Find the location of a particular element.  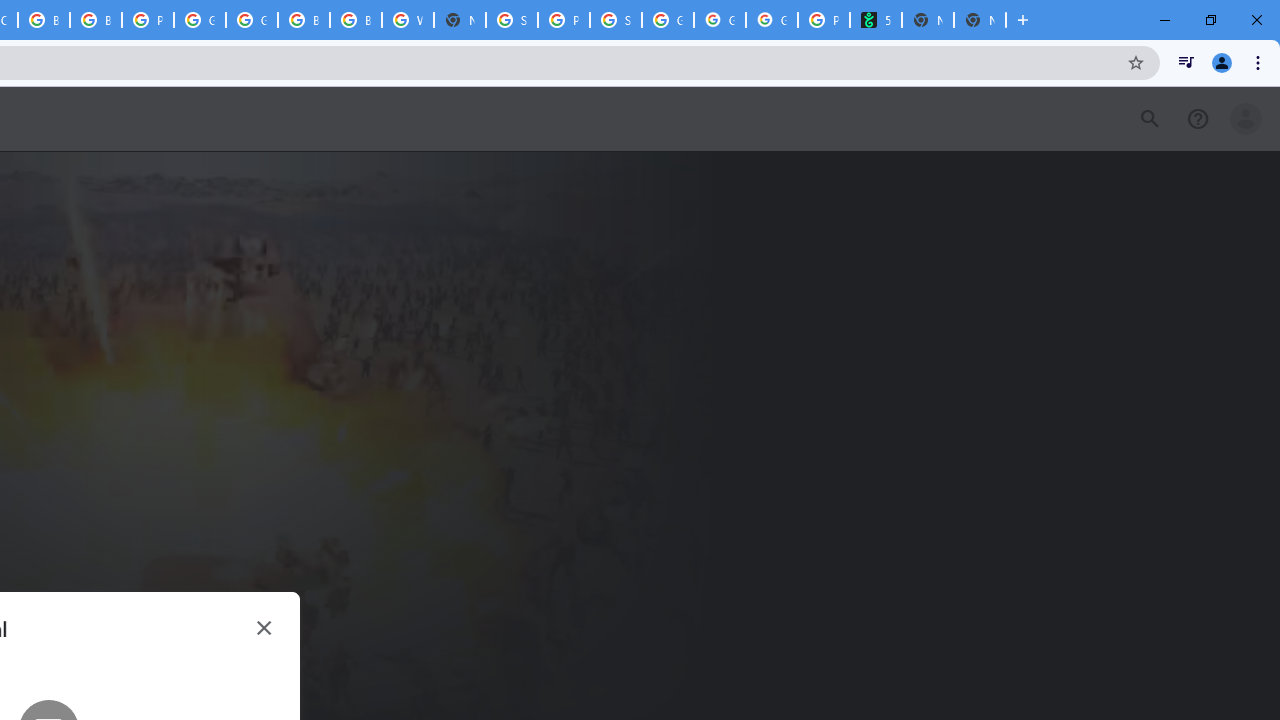

'Browse Chrome as a guest - Computer - Google Chrome Help' is located at coordinates (44, 20).